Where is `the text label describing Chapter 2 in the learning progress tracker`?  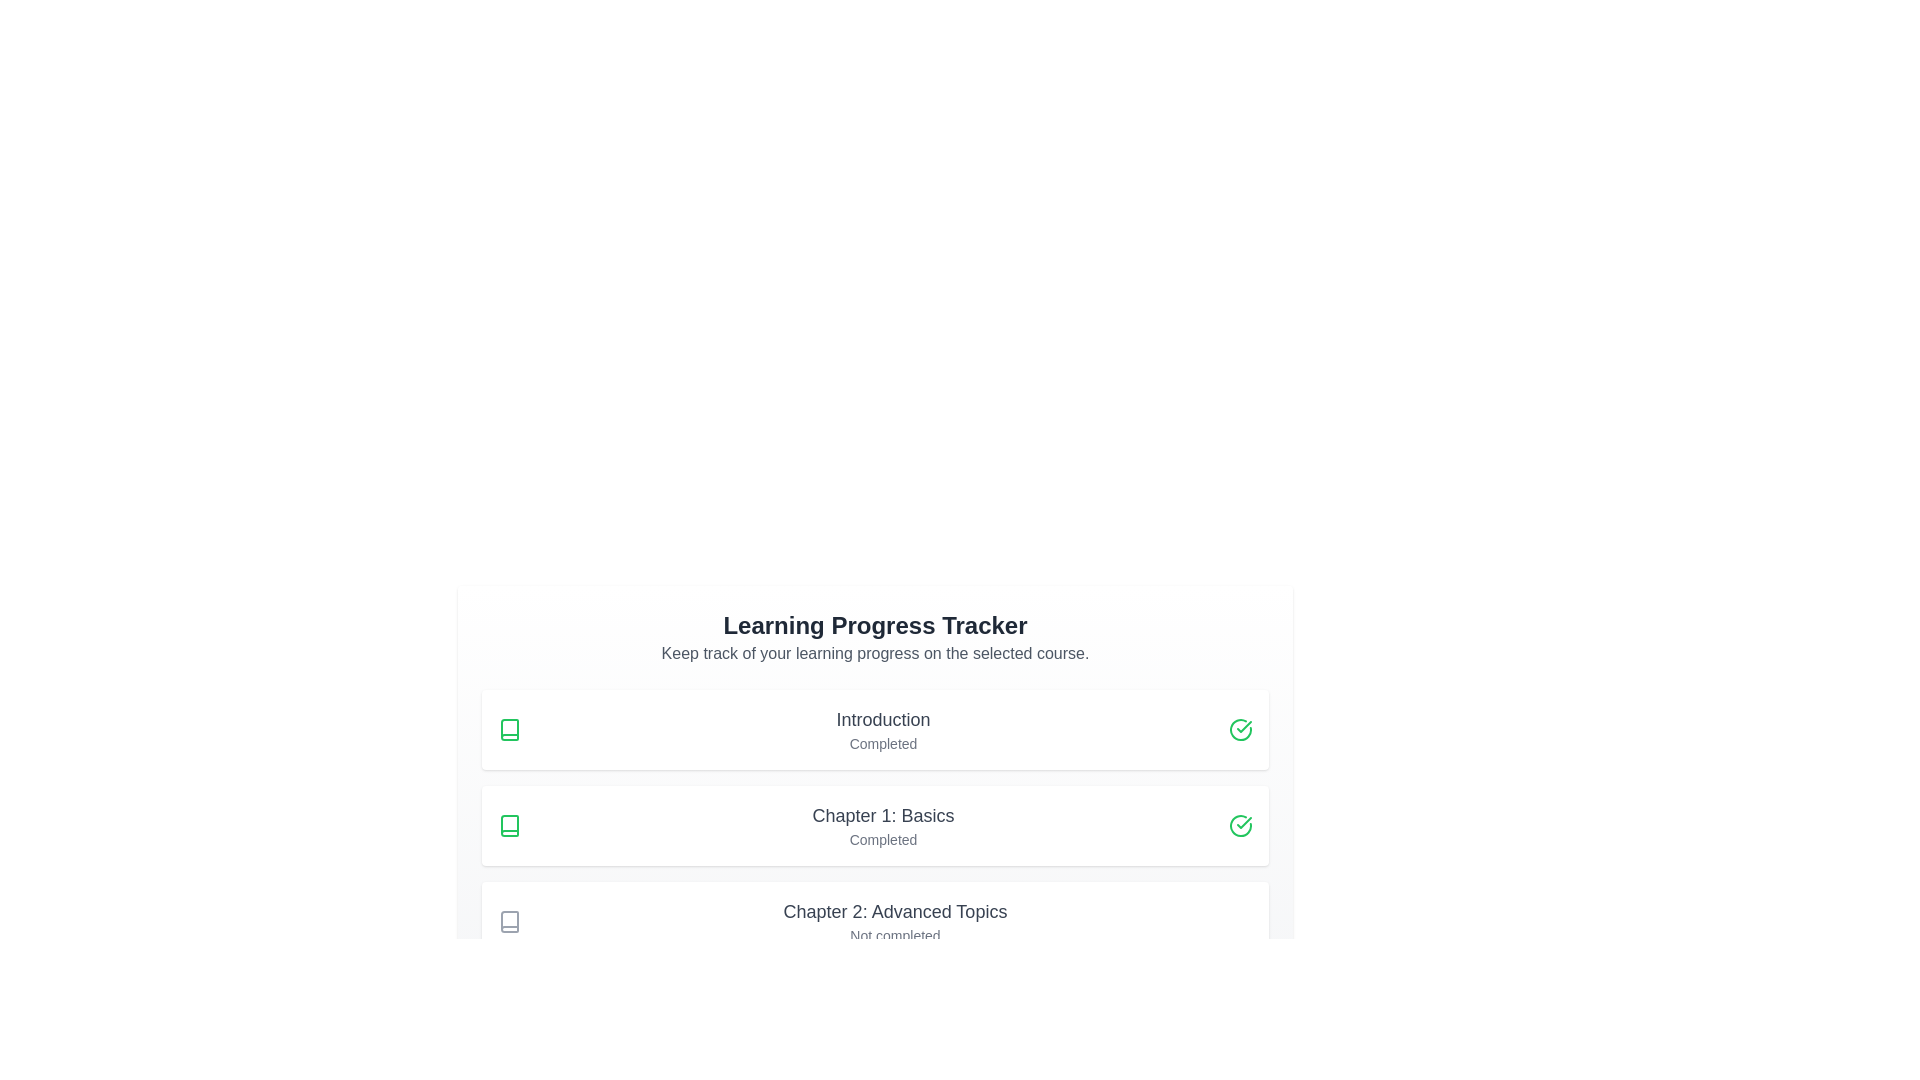 the text label describing Chapter 2 in the learning progress tracker is located at coordinates (894, 911).